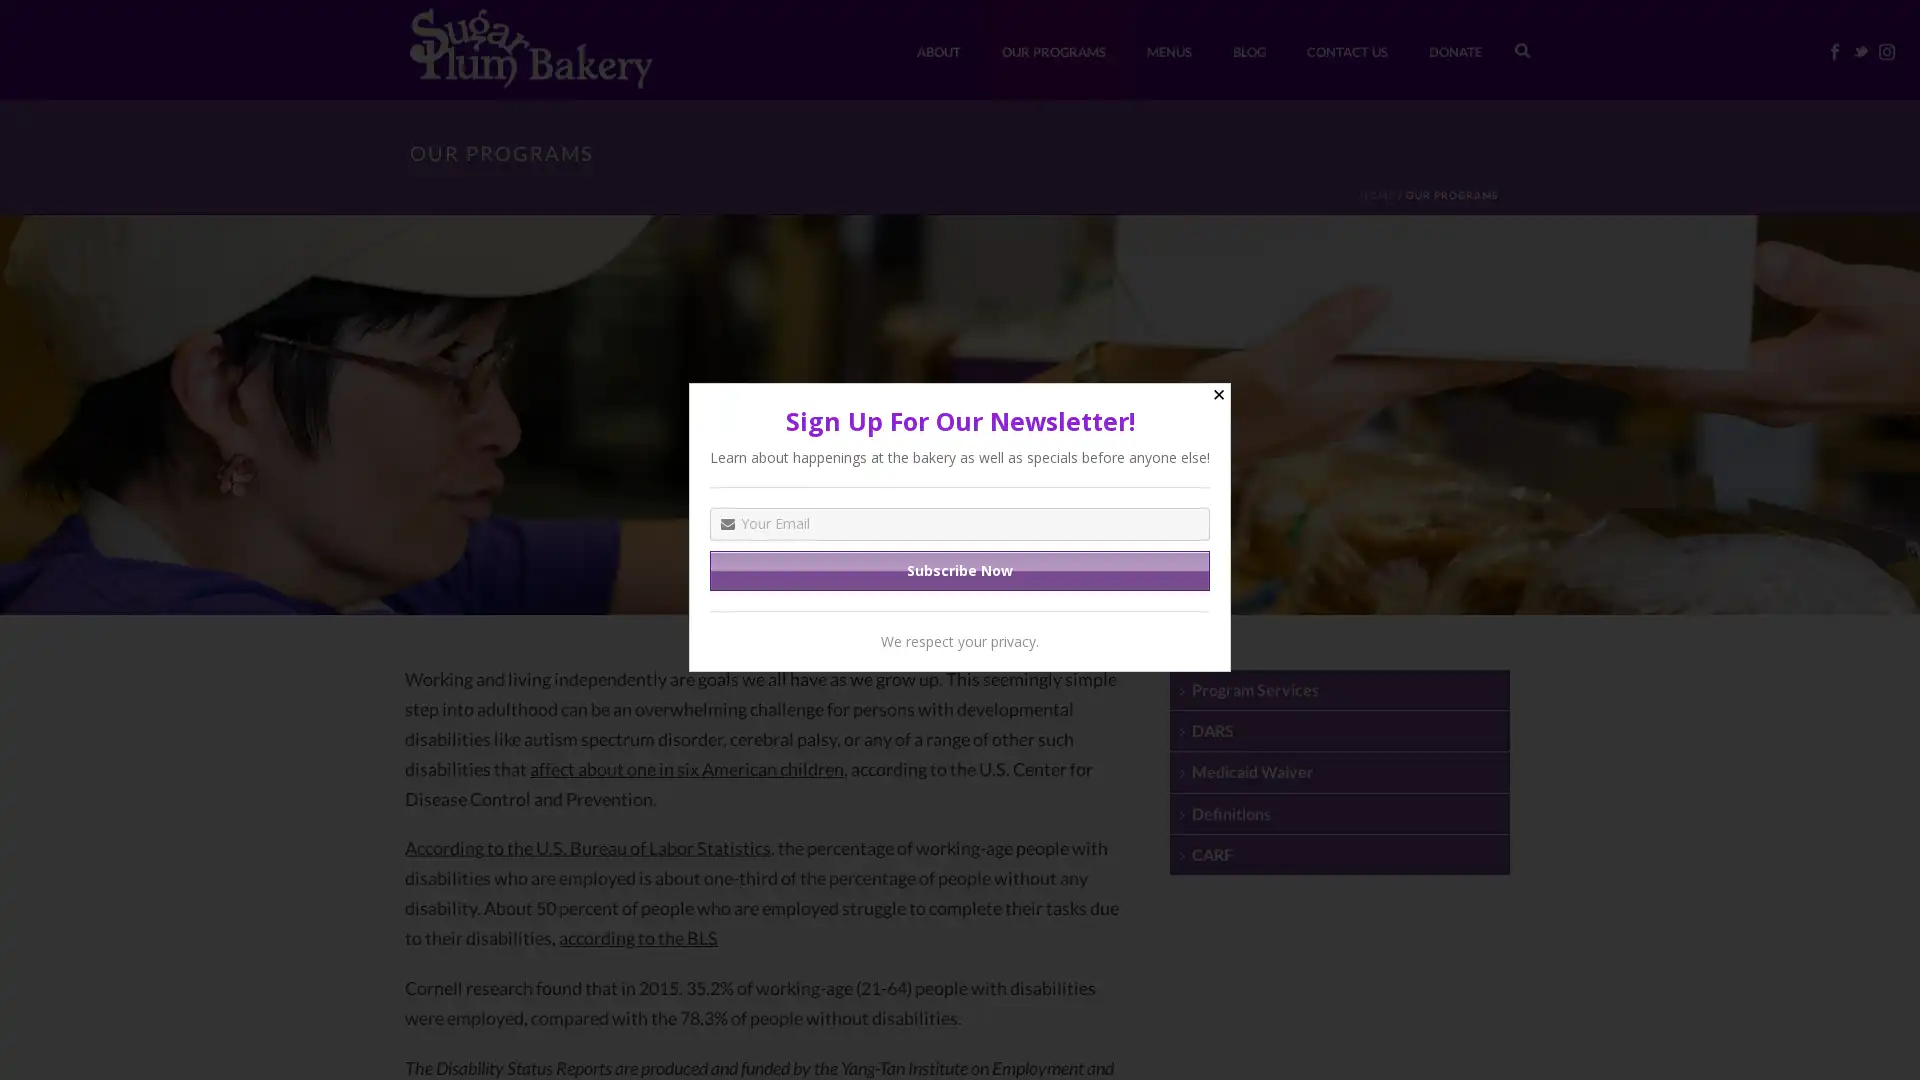 The height and width of the screenshot is (1080, 1920). Describe the element at coordinates (960, 570) in the screenshot. I see `Subscribe Now` at that location.